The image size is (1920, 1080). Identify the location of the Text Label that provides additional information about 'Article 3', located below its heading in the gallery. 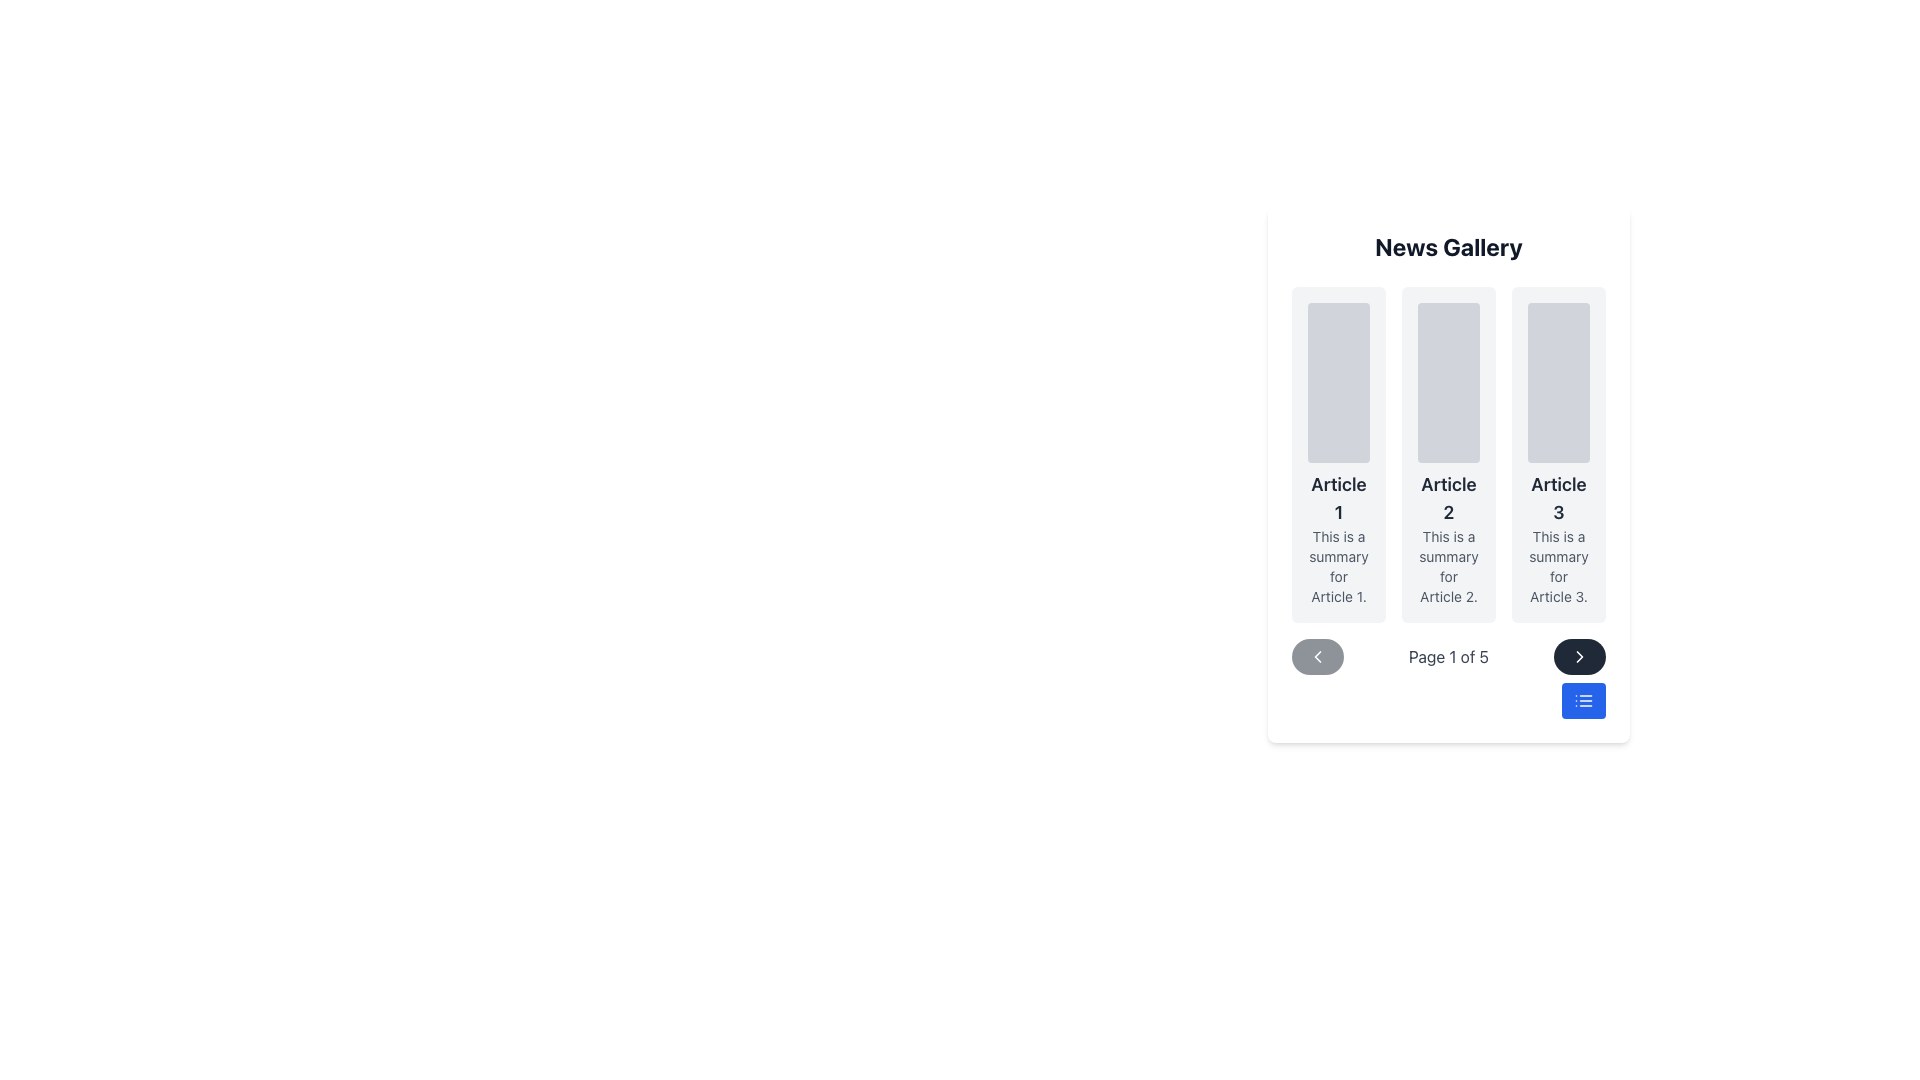
(1558, 567).